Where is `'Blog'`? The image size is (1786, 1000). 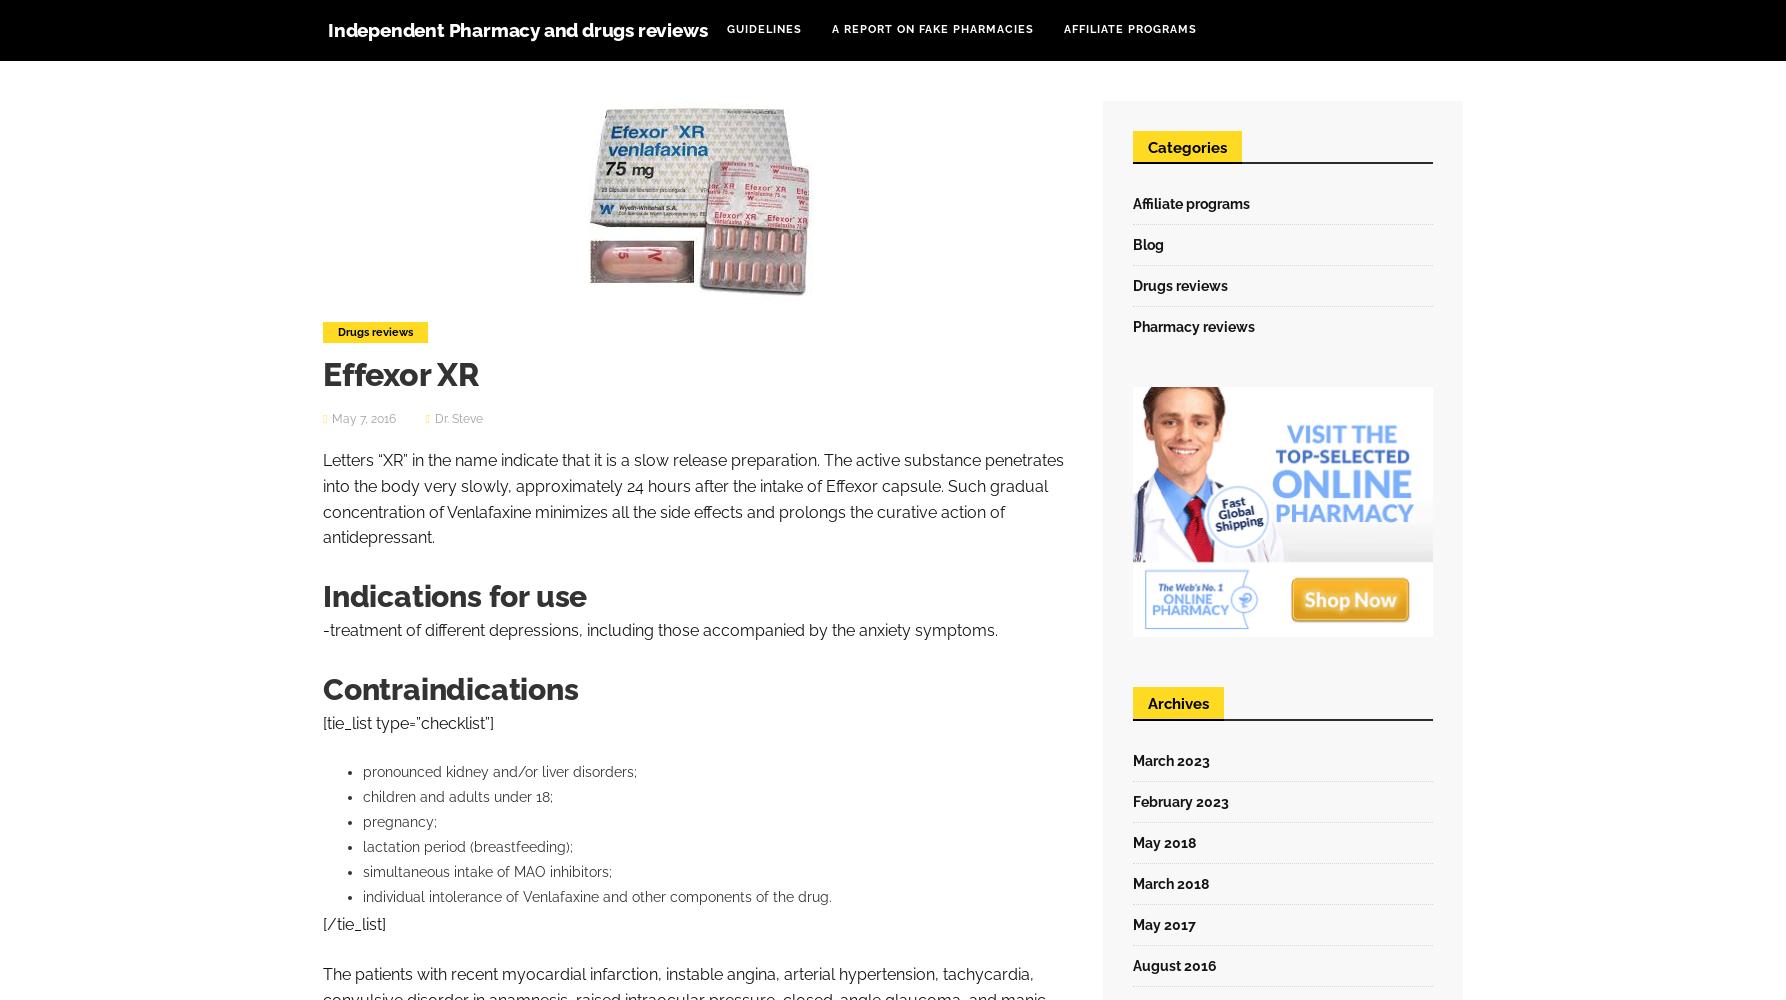
'Blog' is located at coordinates (1147, 244).